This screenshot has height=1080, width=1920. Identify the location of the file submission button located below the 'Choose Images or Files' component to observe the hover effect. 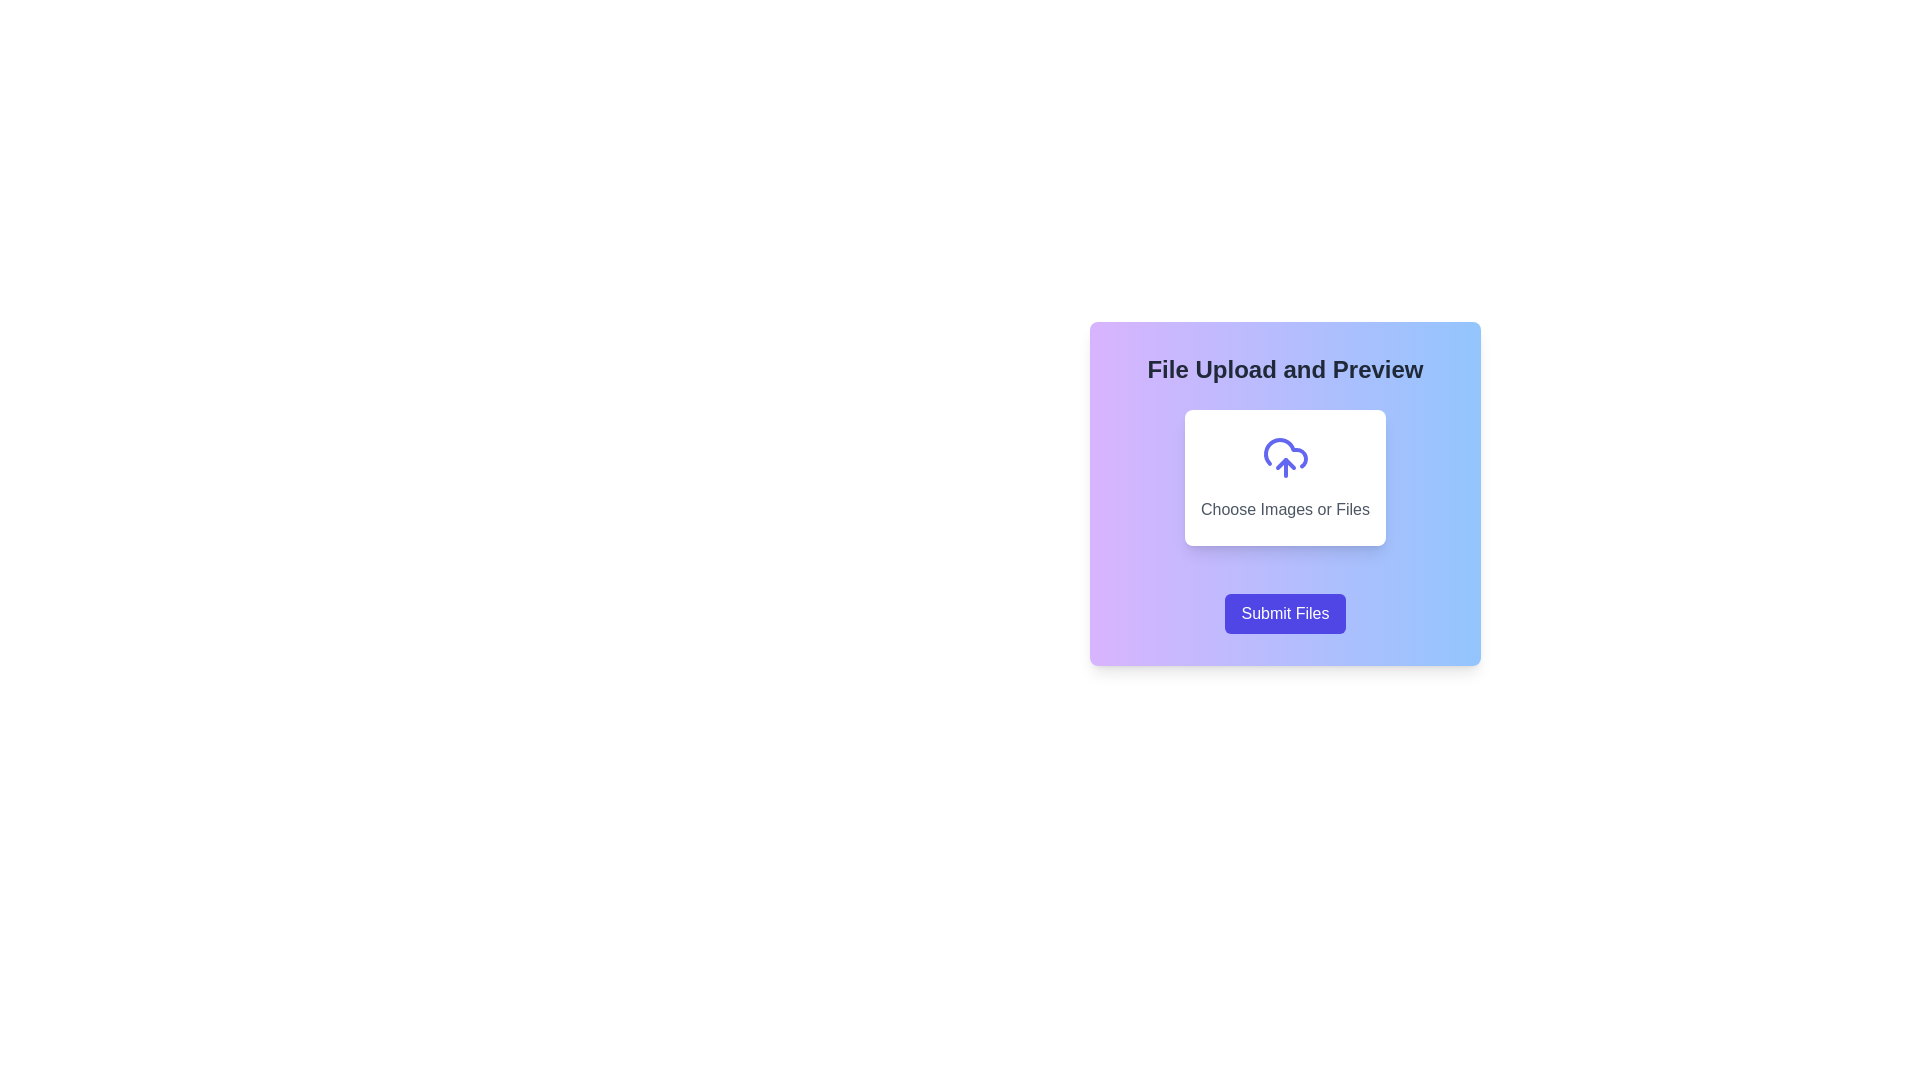
(1285, 612).